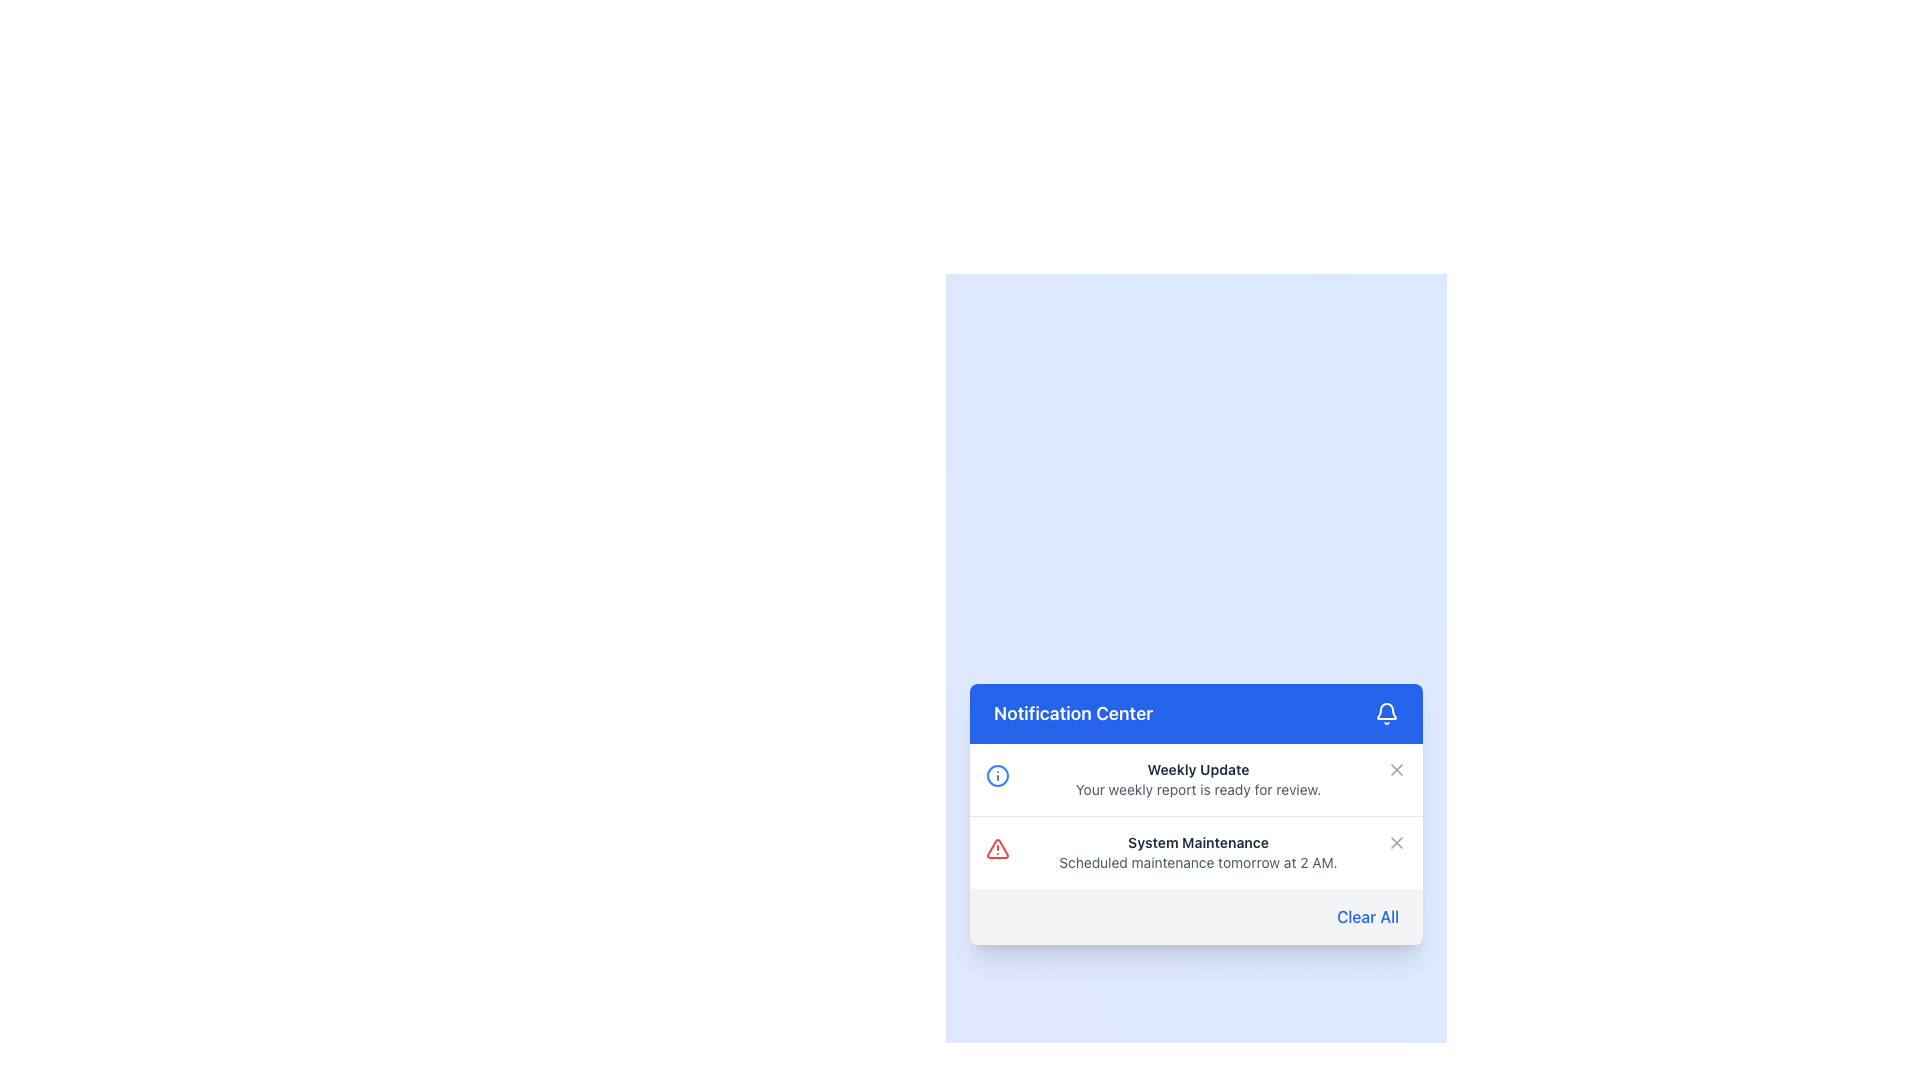  Describe the element at coordinates (998, 848) in the screenshot. I see `the warning icon next to the 'System Maintenance' notification in the second row of the notification list` at that location.